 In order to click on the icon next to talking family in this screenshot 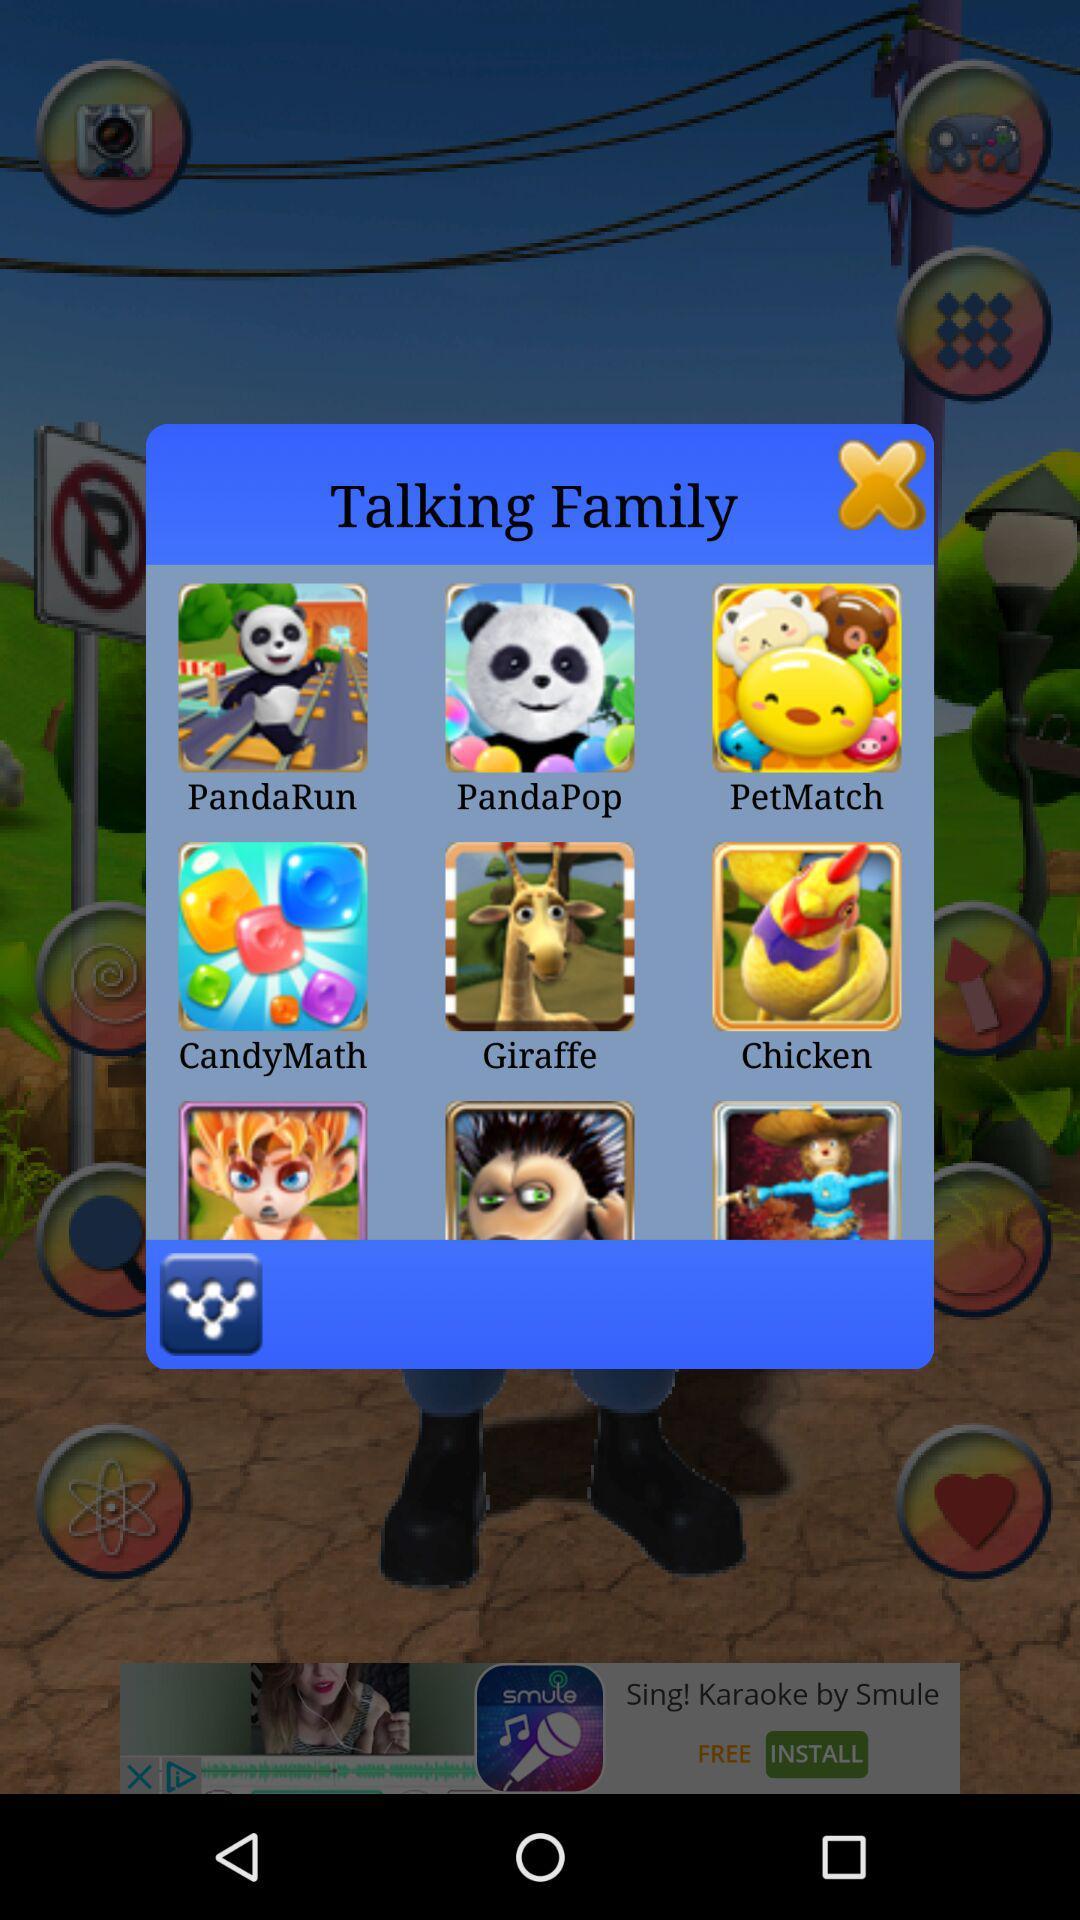, I will do `click(881, 484)`.